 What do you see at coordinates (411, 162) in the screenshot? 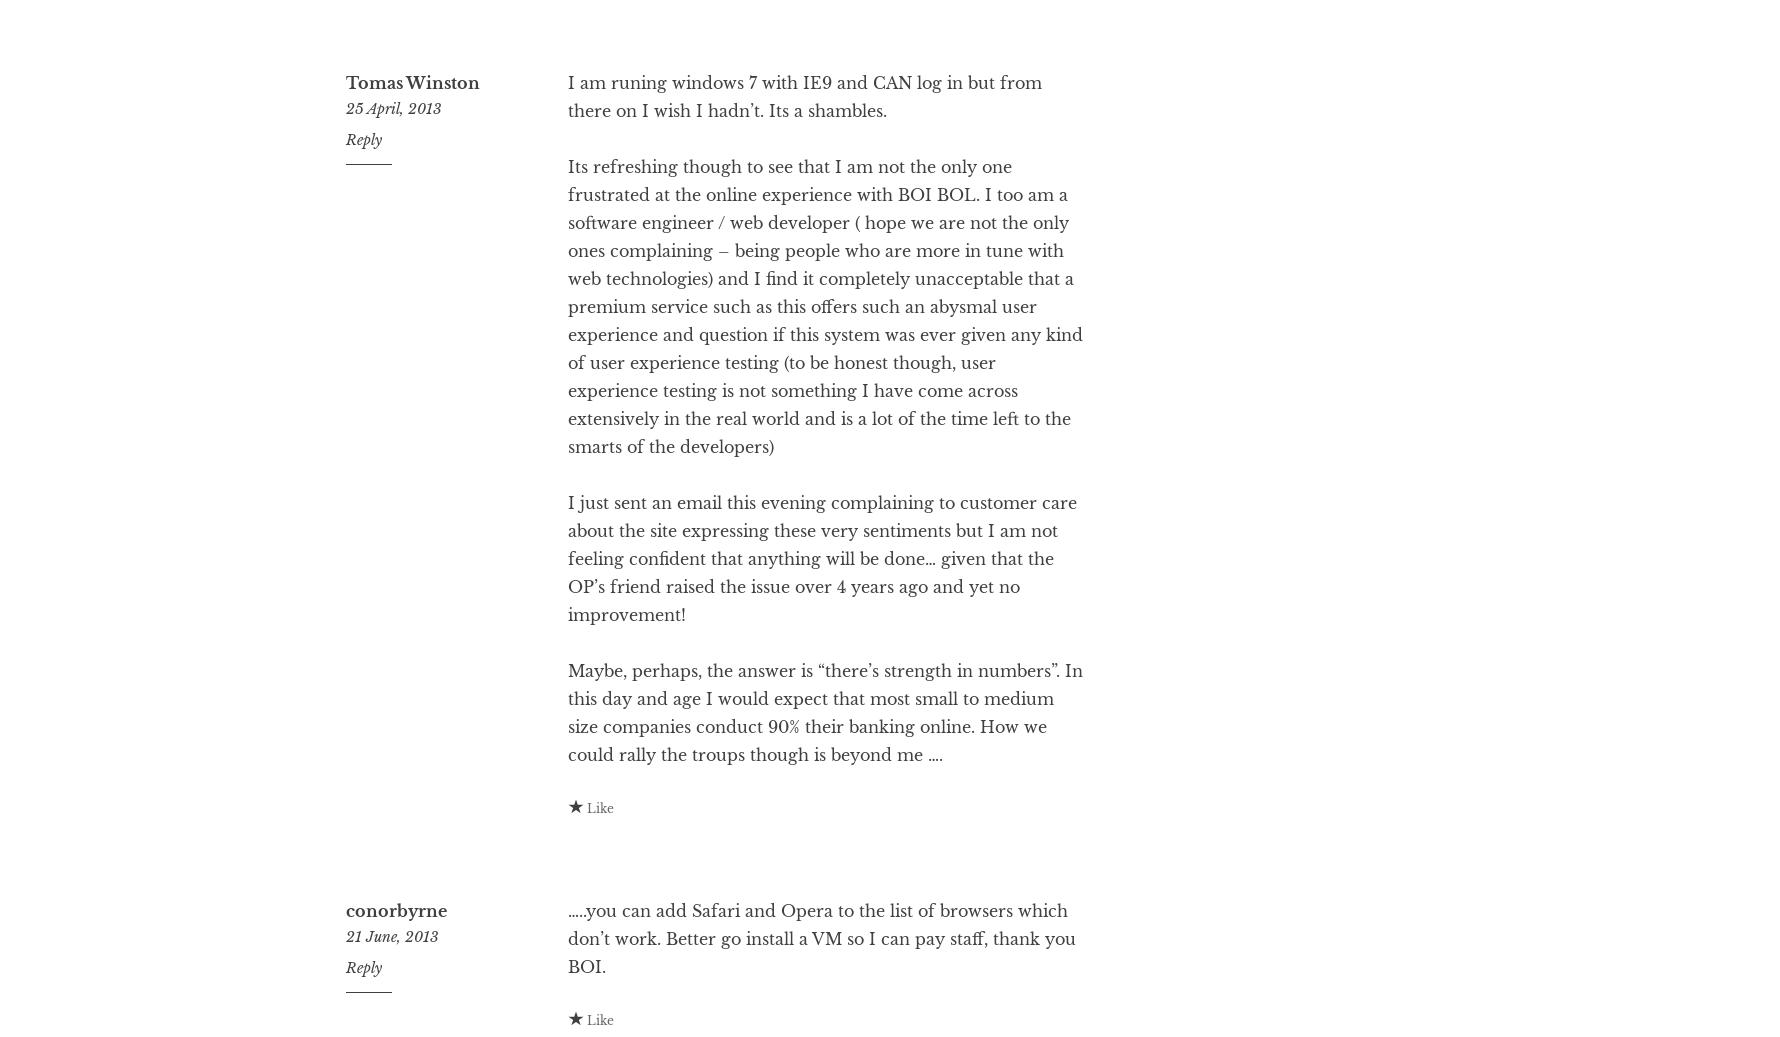
I see `'Tomas Winston'` at bounding box center [411, 162].